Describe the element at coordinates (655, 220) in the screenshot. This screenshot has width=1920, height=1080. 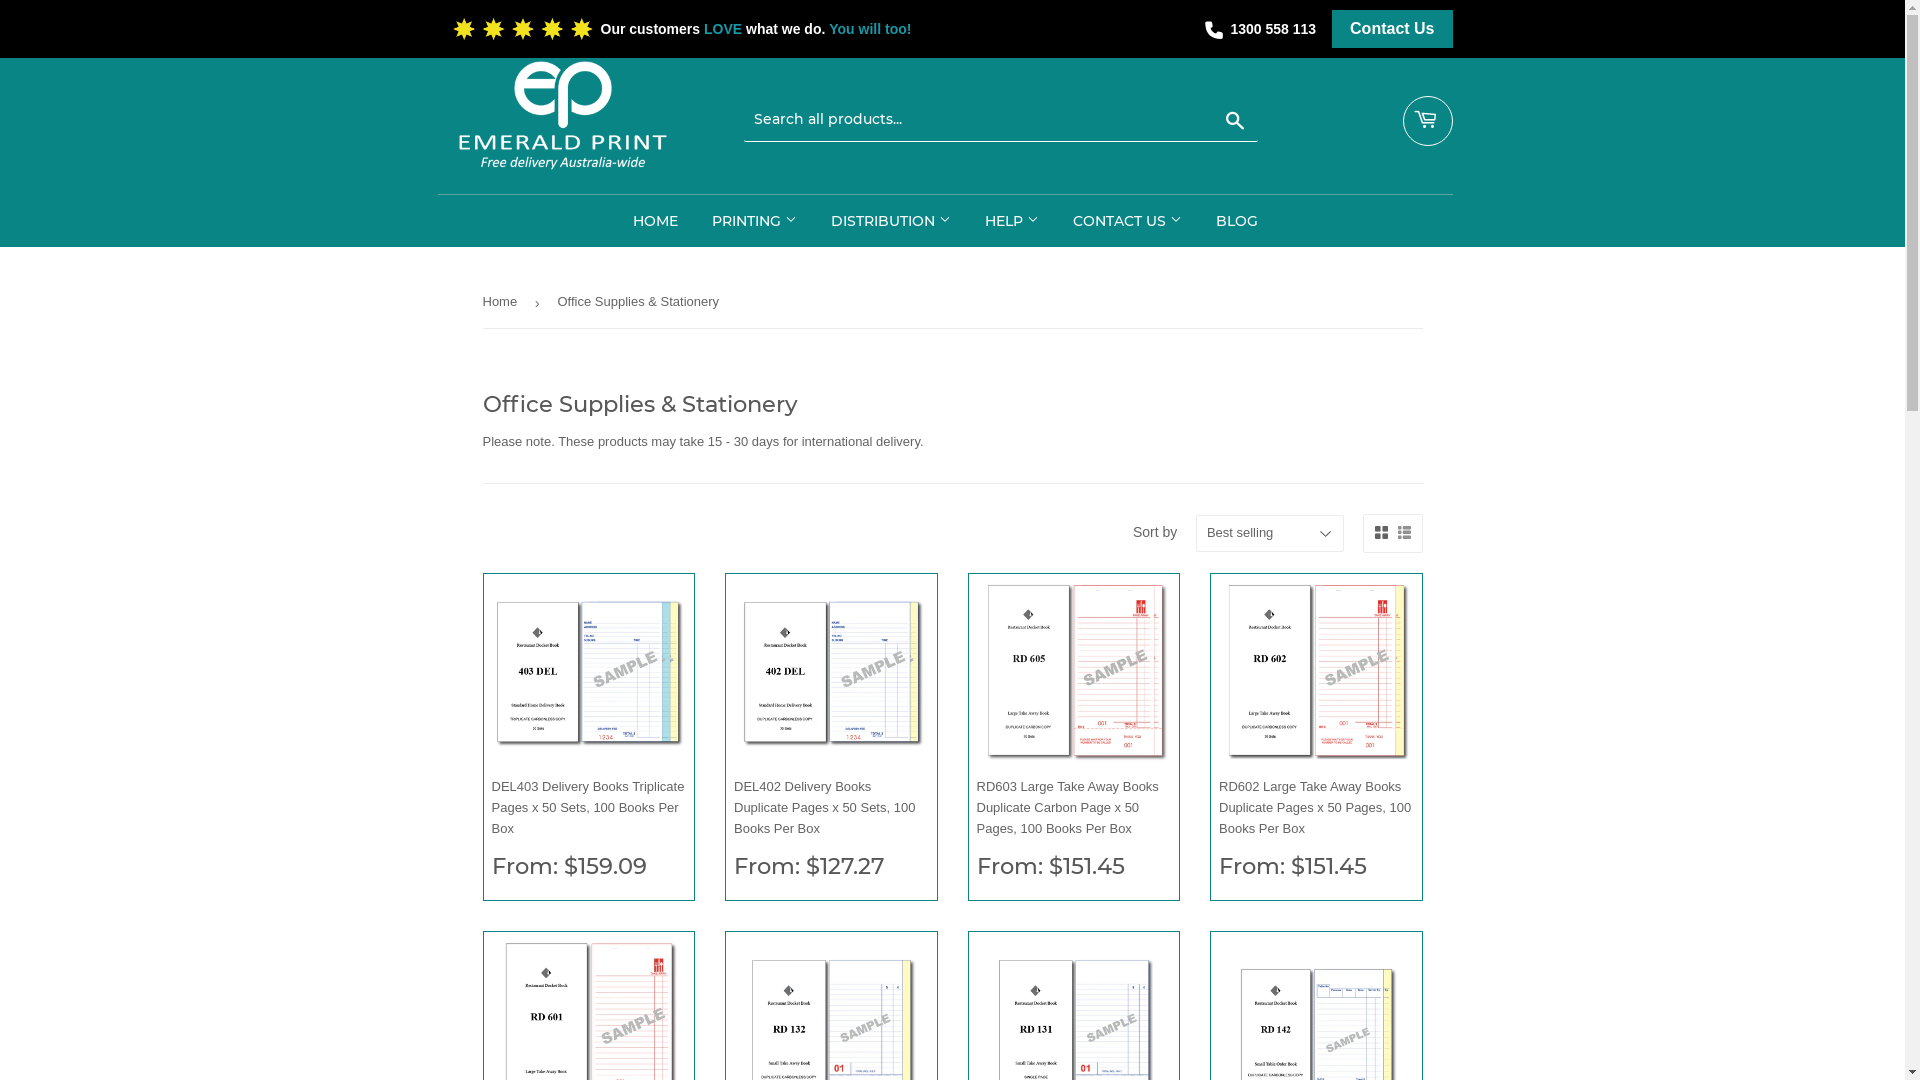
I see `'HOME'` at that location.